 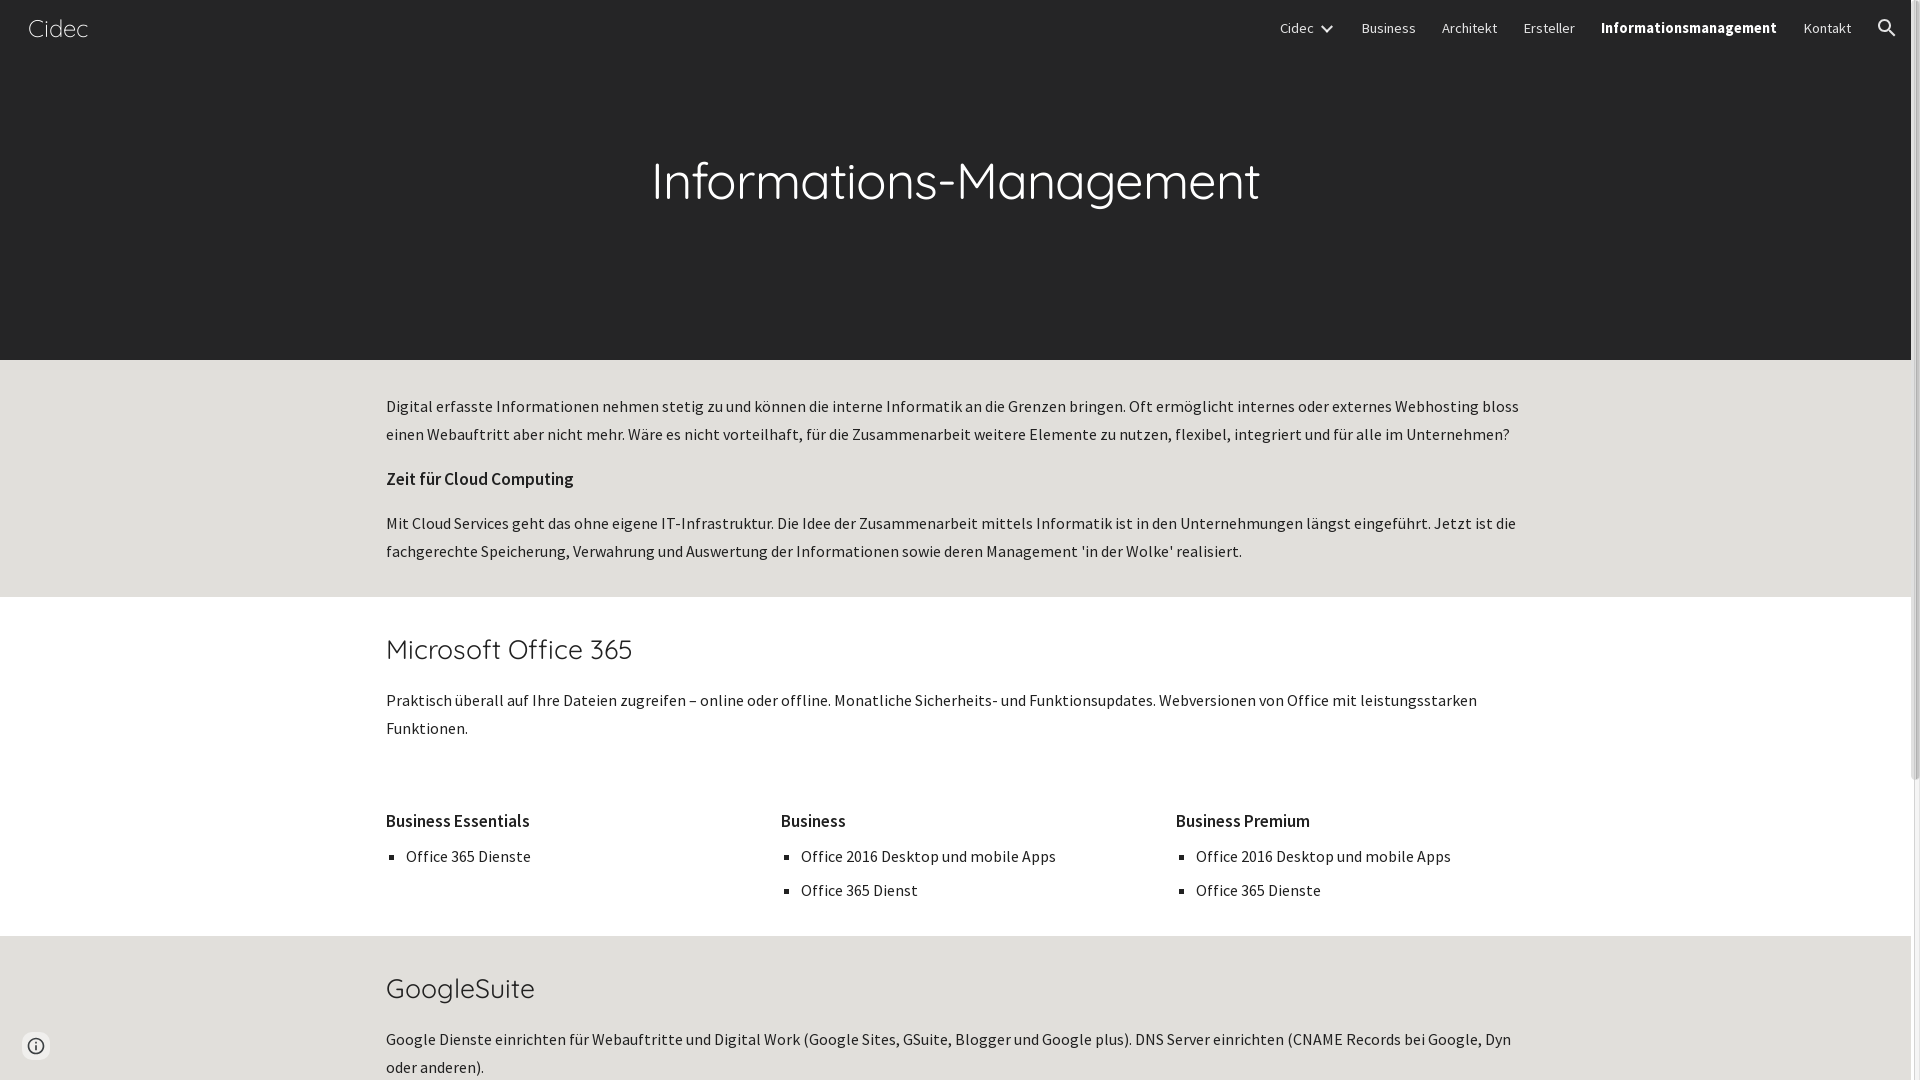 What do you see at coordinates (1296, 27) in the screenshot?
I see `'Cidec'` at bounding box center [1296, 27].